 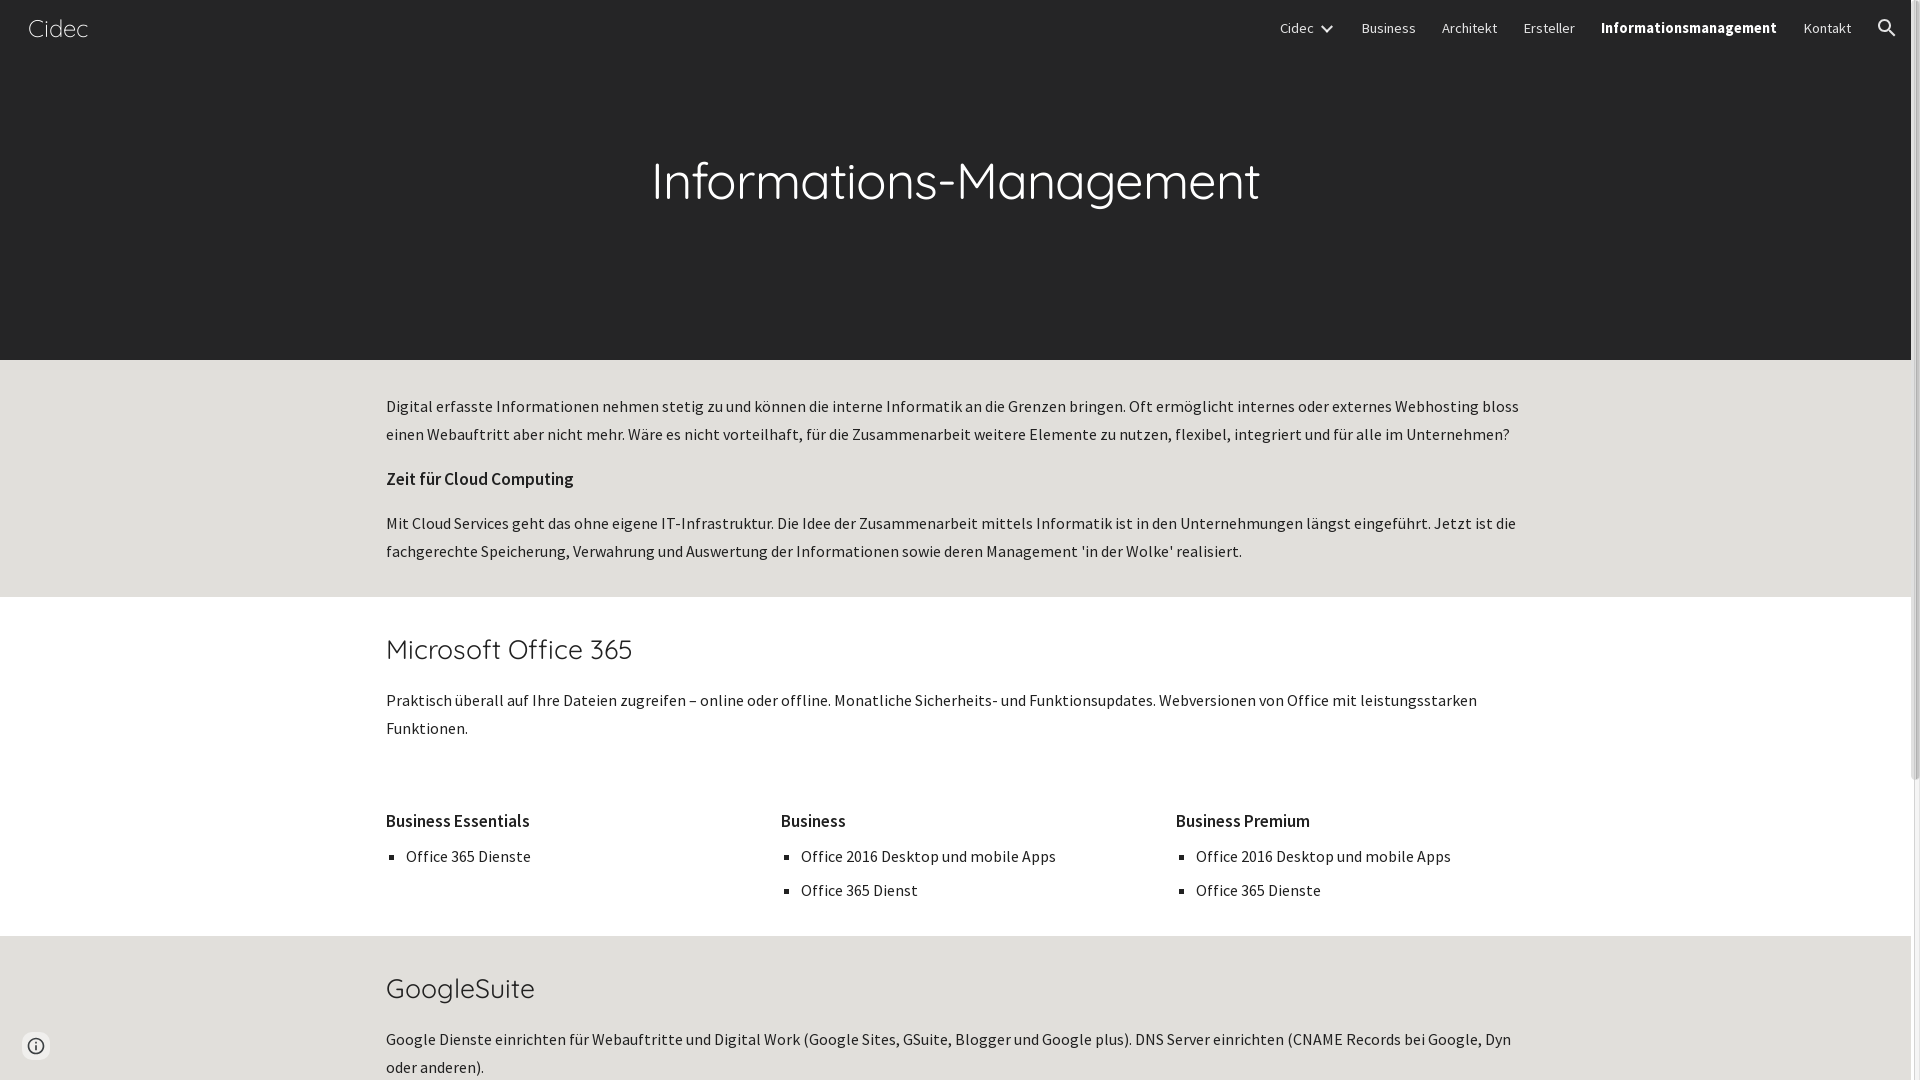 What do you see at coordinates (1296, 27) in the screenshot?
I see `'Cidec'` at bounding box center [1296, 27].